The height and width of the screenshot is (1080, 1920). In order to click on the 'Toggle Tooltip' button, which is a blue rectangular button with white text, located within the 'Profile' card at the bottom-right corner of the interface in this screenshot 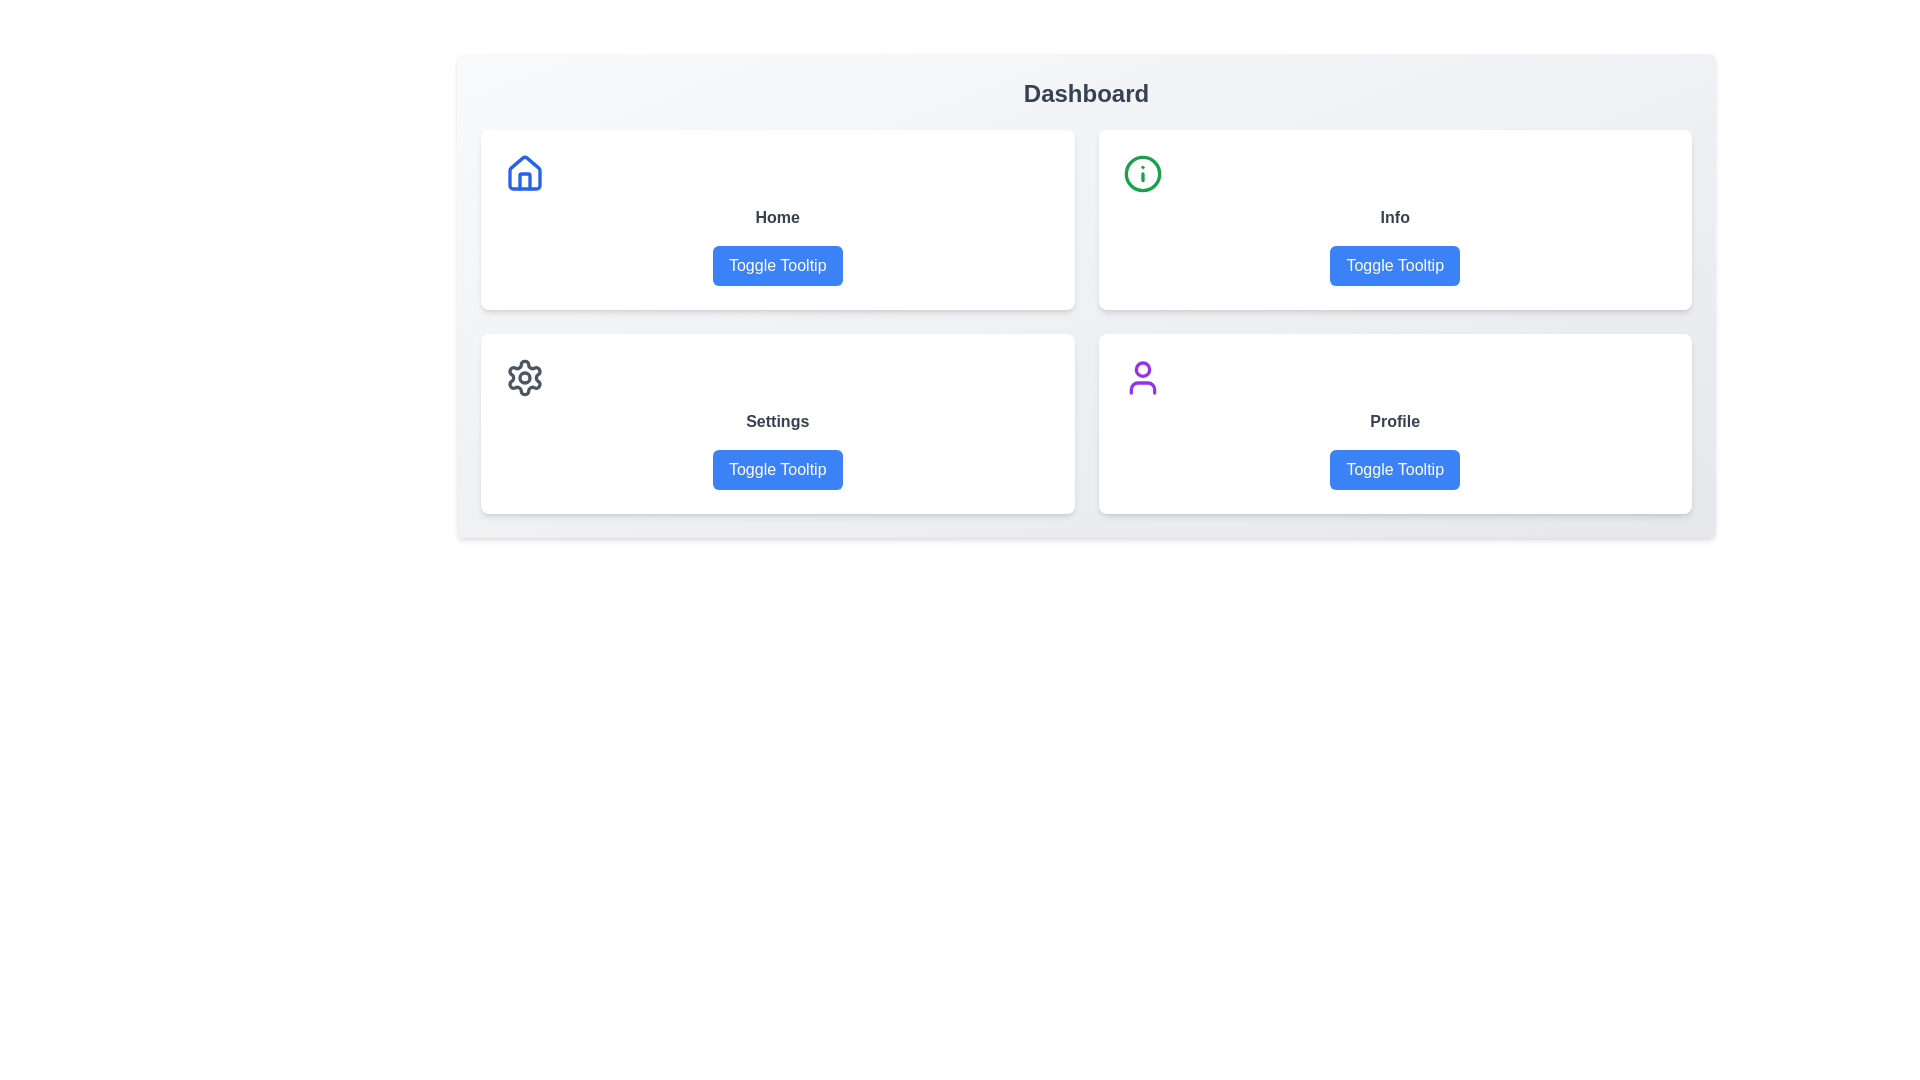, I will do `click(1394, 470)`.